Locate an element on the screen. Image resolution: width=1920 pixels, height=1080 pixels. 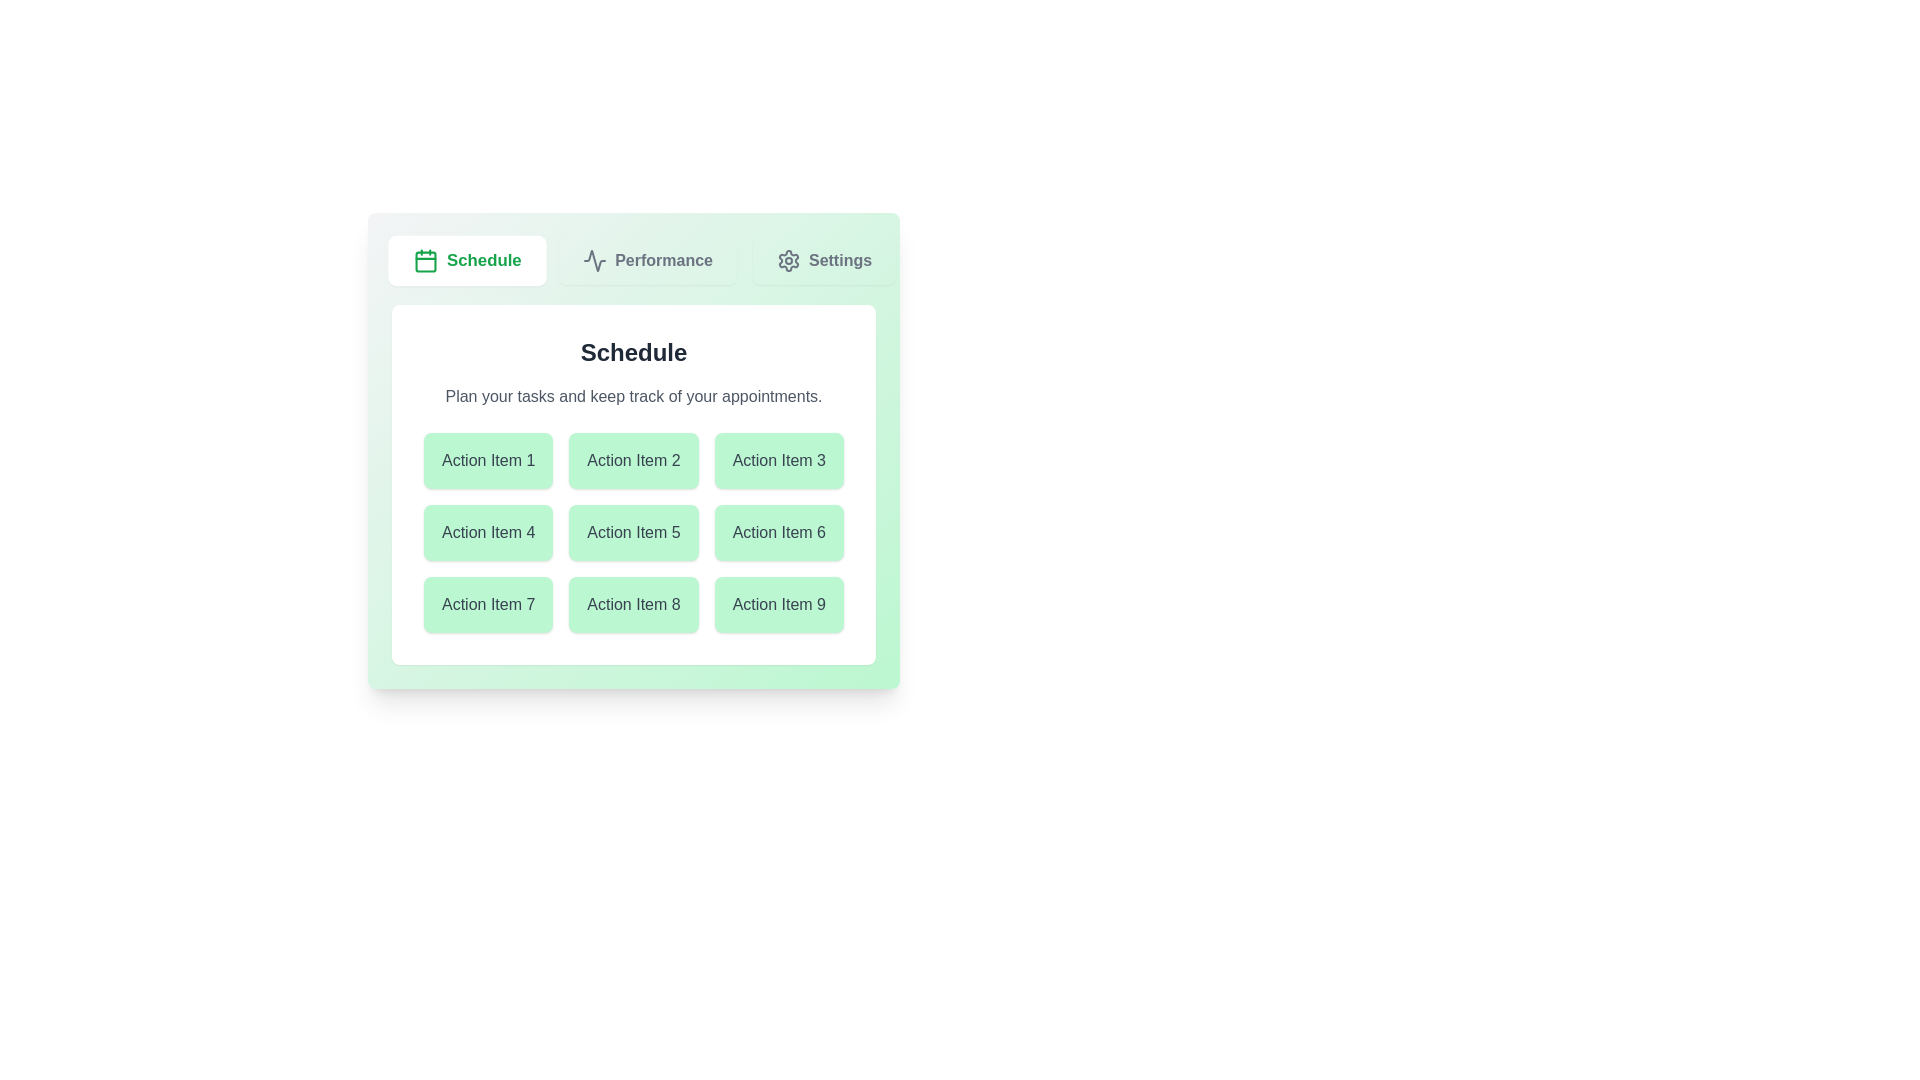
the Schedule tab is located at coordinates (466, 260).